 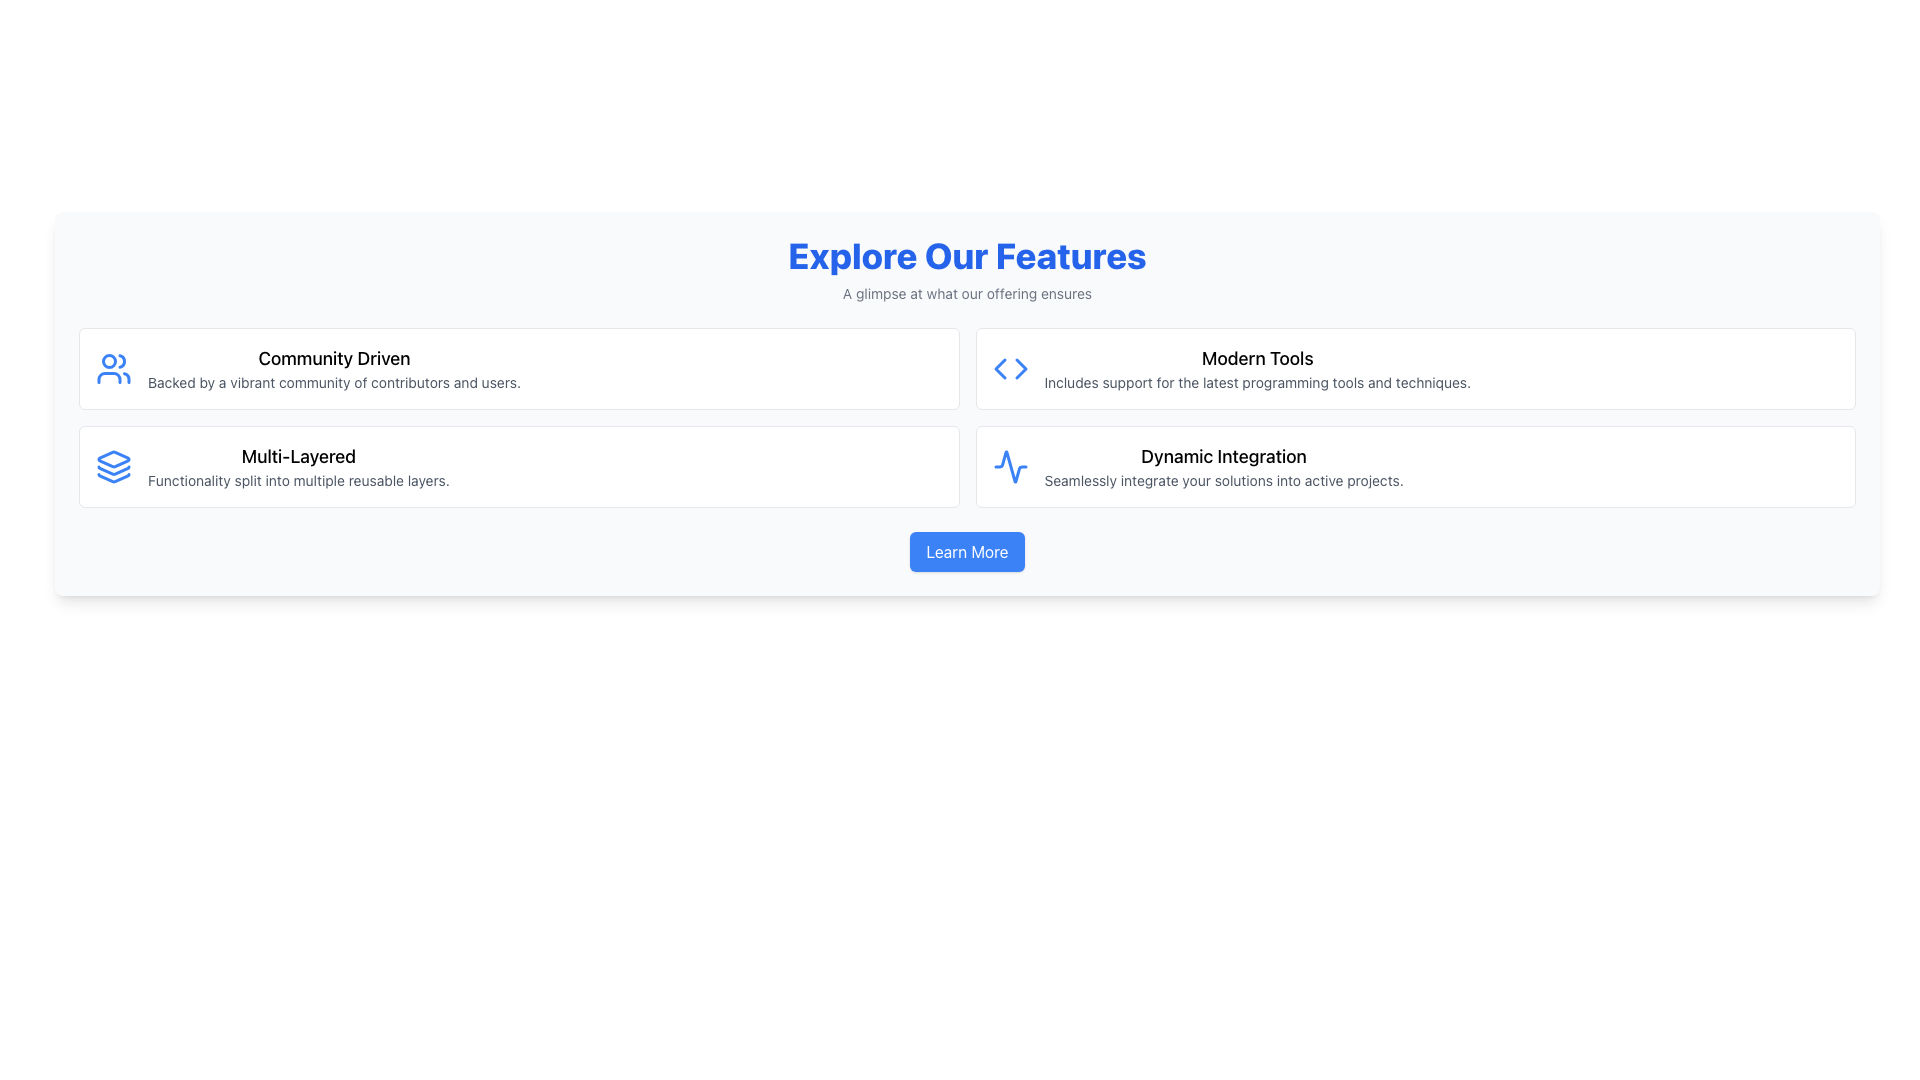 I want to click on the decorative element within the SVG icon on the left side of the 'Community Driven' section, which is part of the top row of features in the presentation panel, so click(x=108, y=361).